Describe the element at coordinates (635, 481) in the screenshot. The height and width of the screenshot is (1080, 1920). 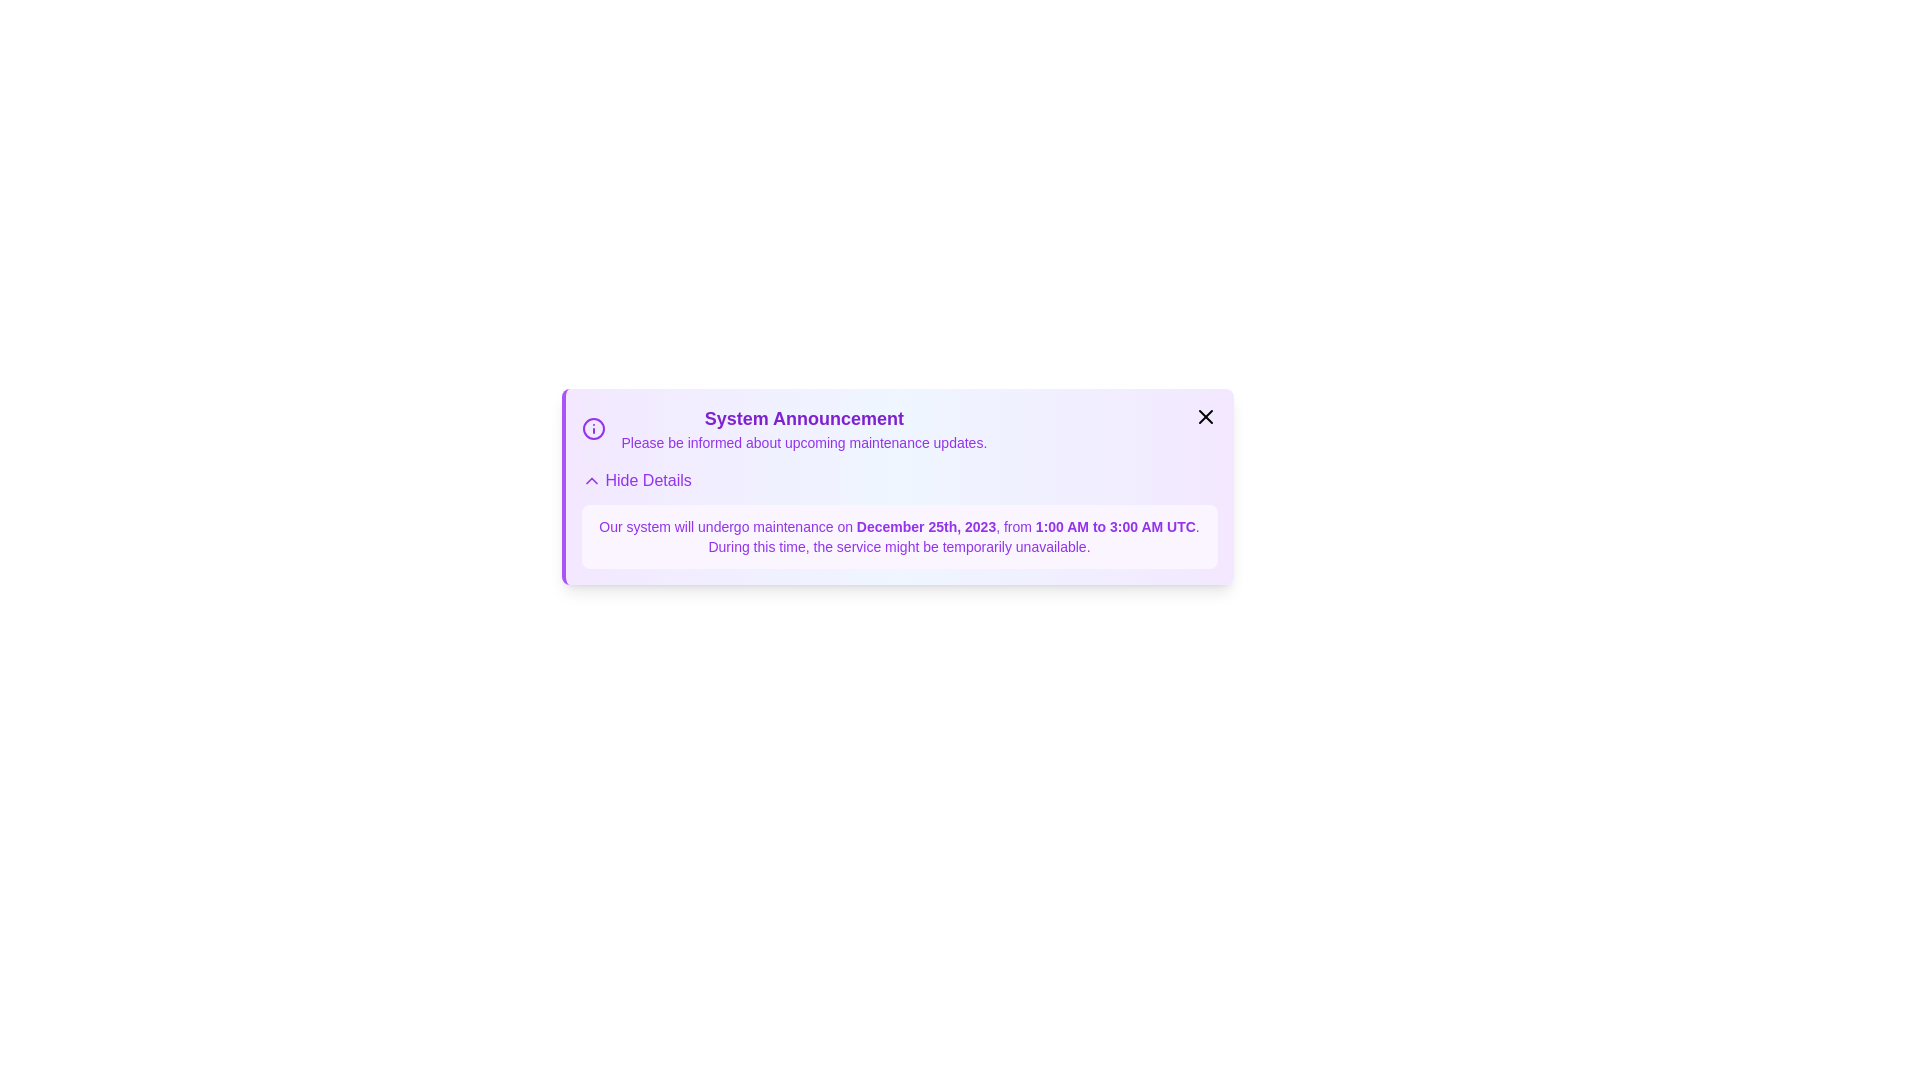
I see `the textual link styled in purple with the text 'Hide Details'` at that location.